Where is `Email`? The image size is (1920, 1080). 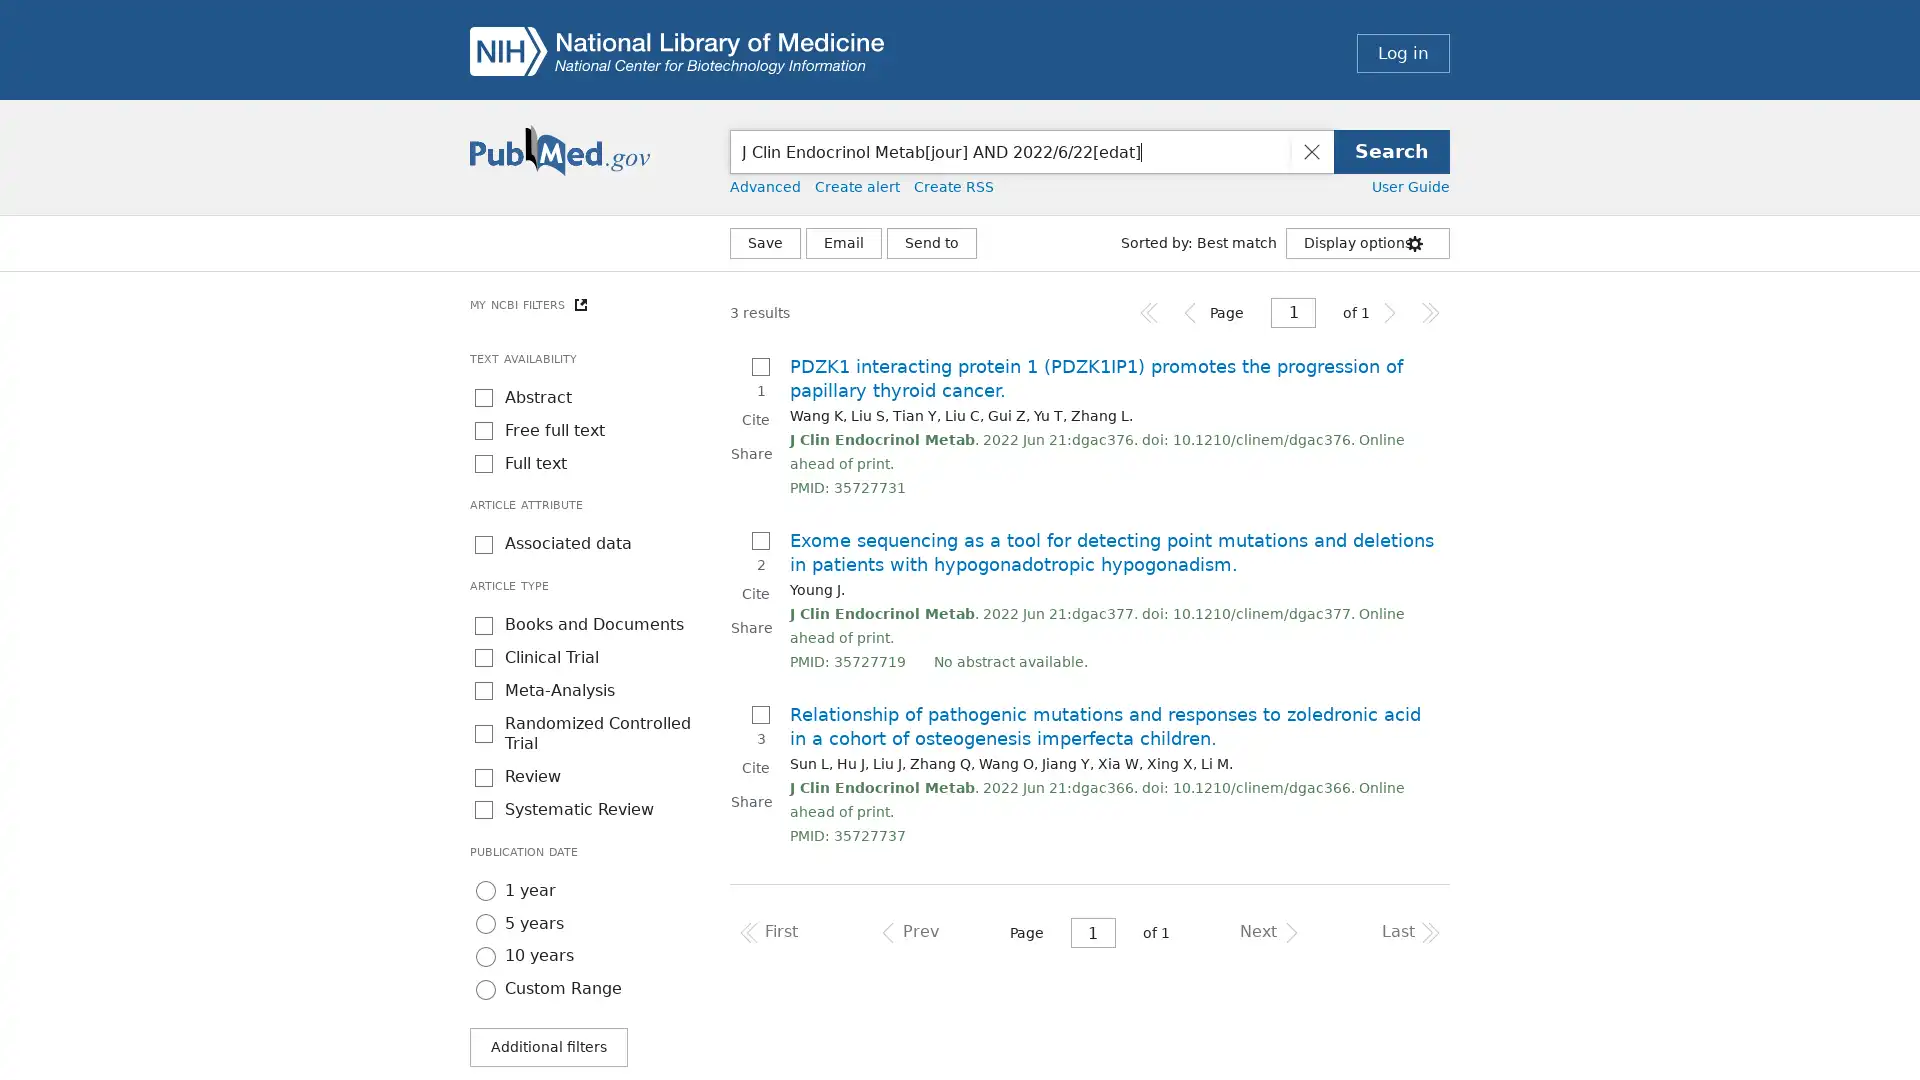 Email is located at coordinates (844, 242).